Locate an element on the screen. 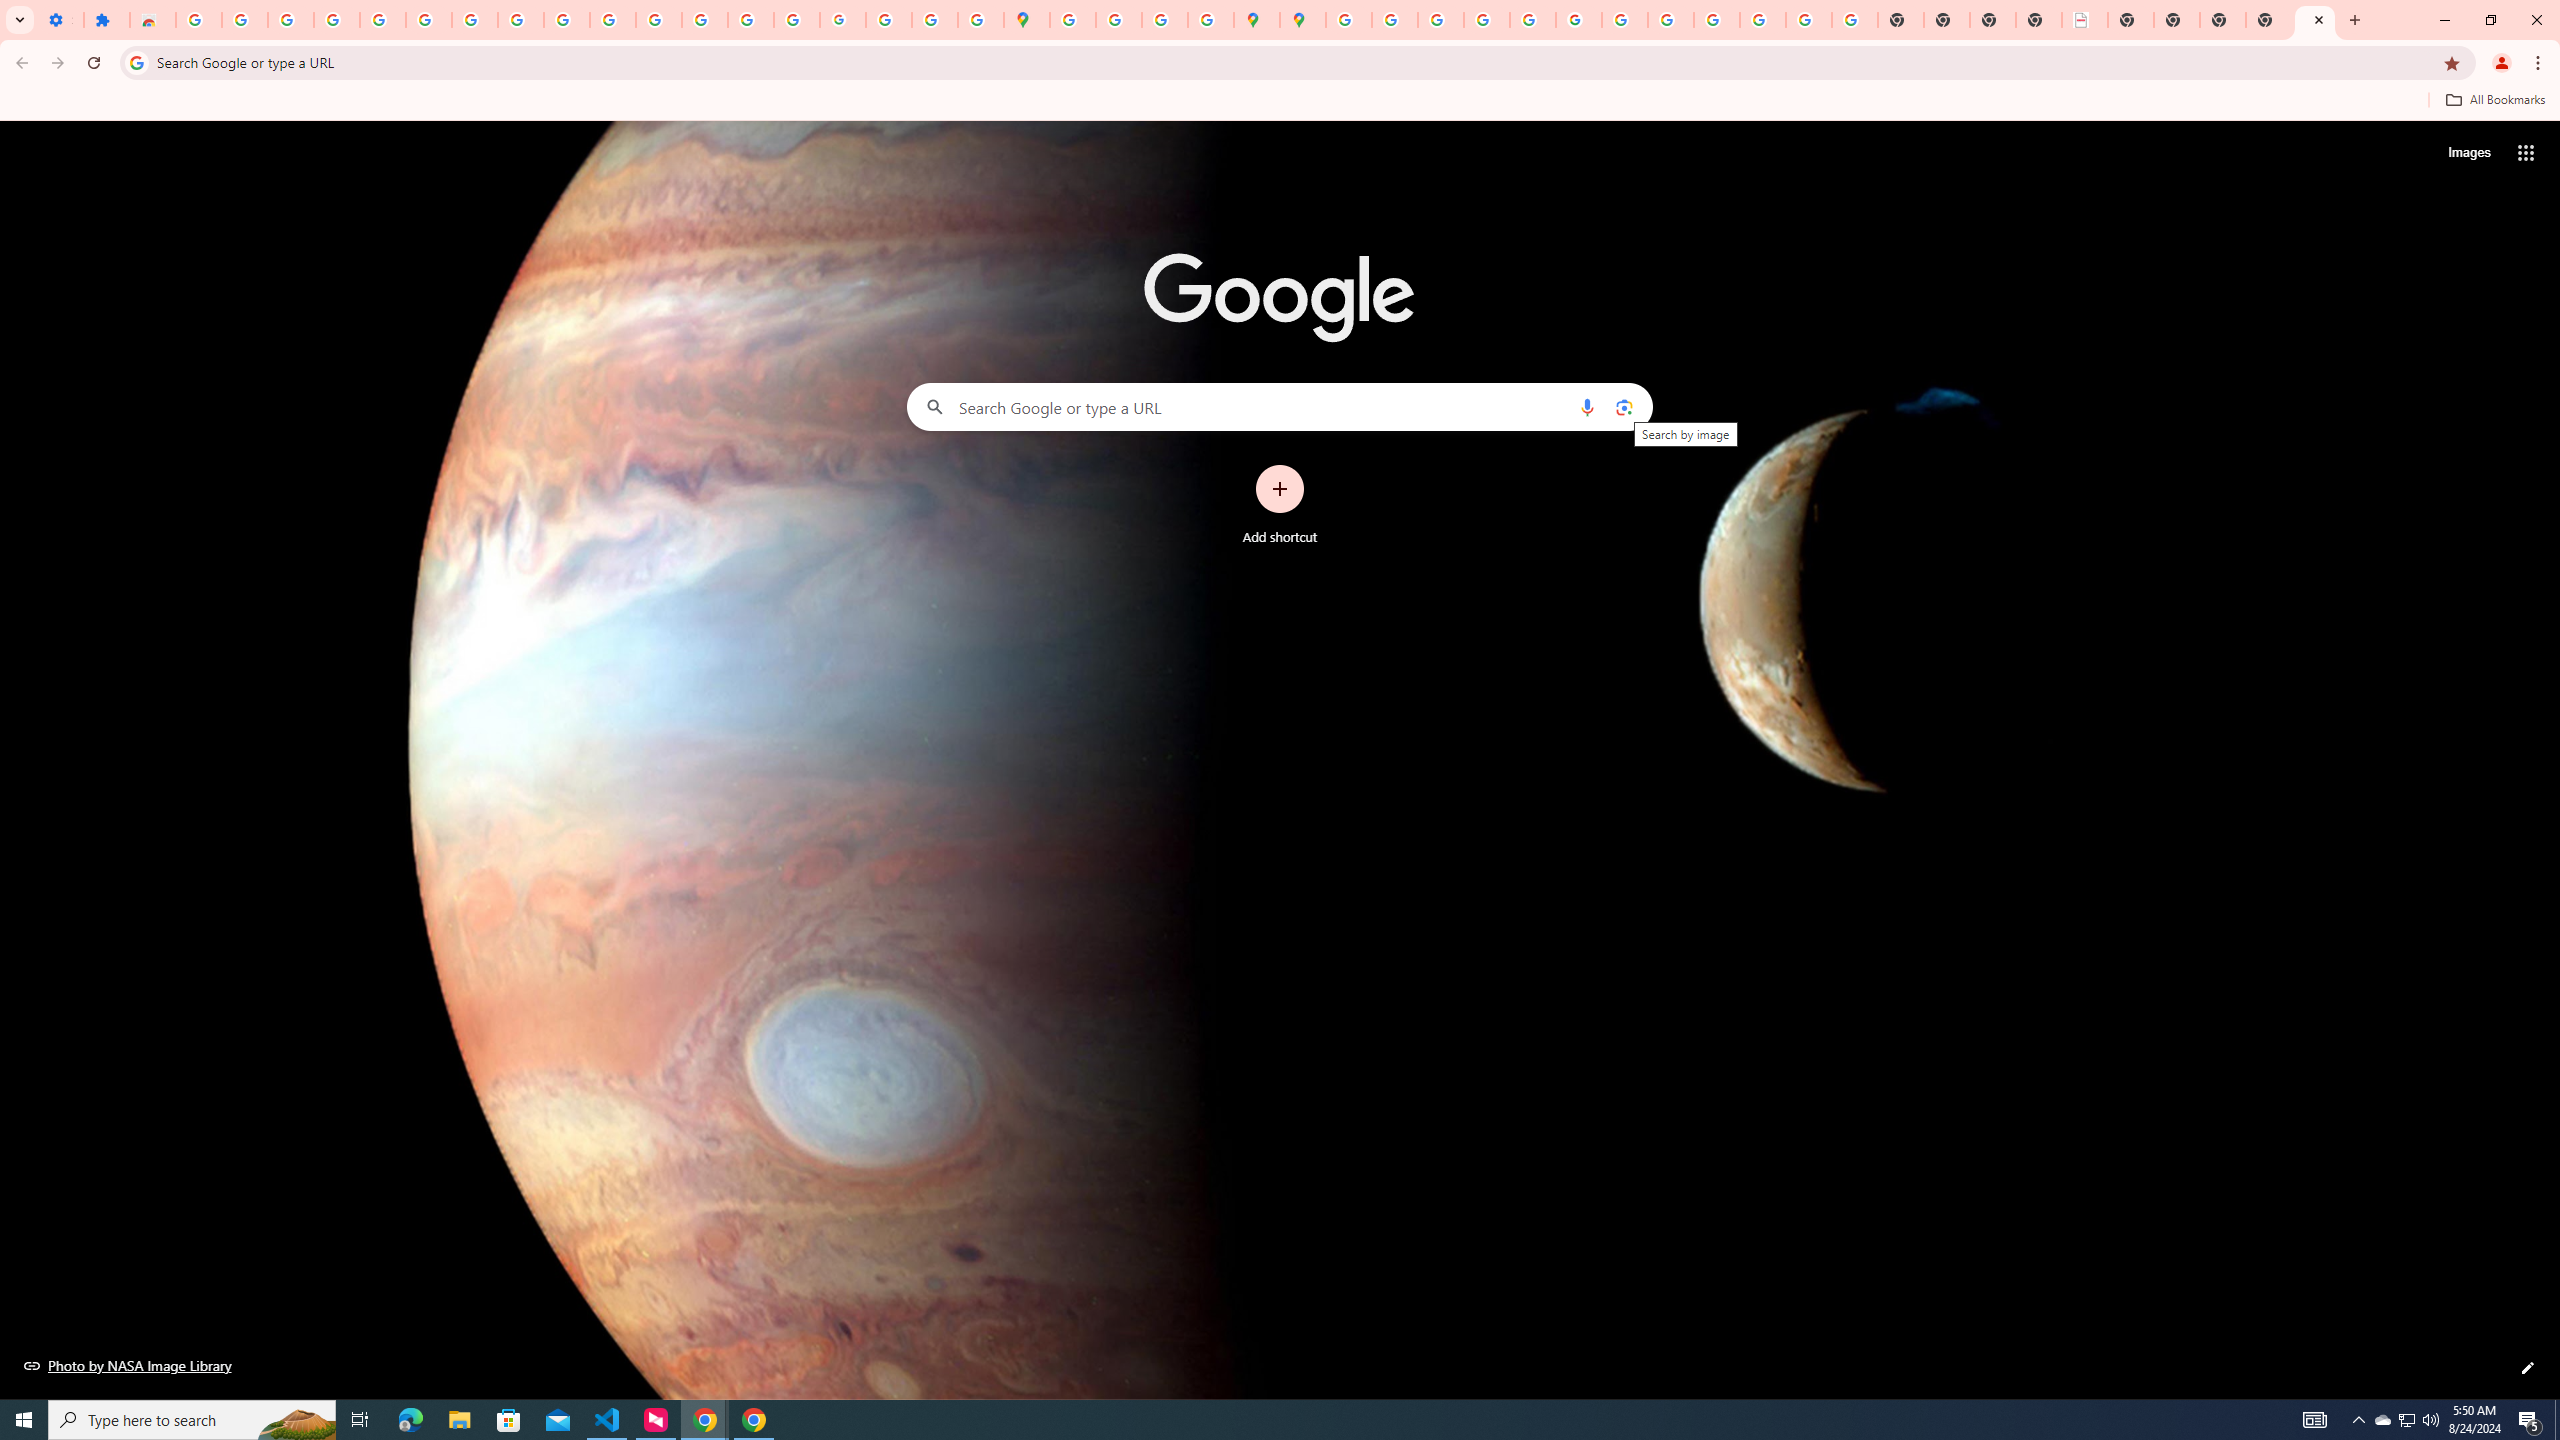 Image resolution: width=2560 pixels, height=1440 pixels. 'Customize this page' is located at coordinates (2527, 1367).